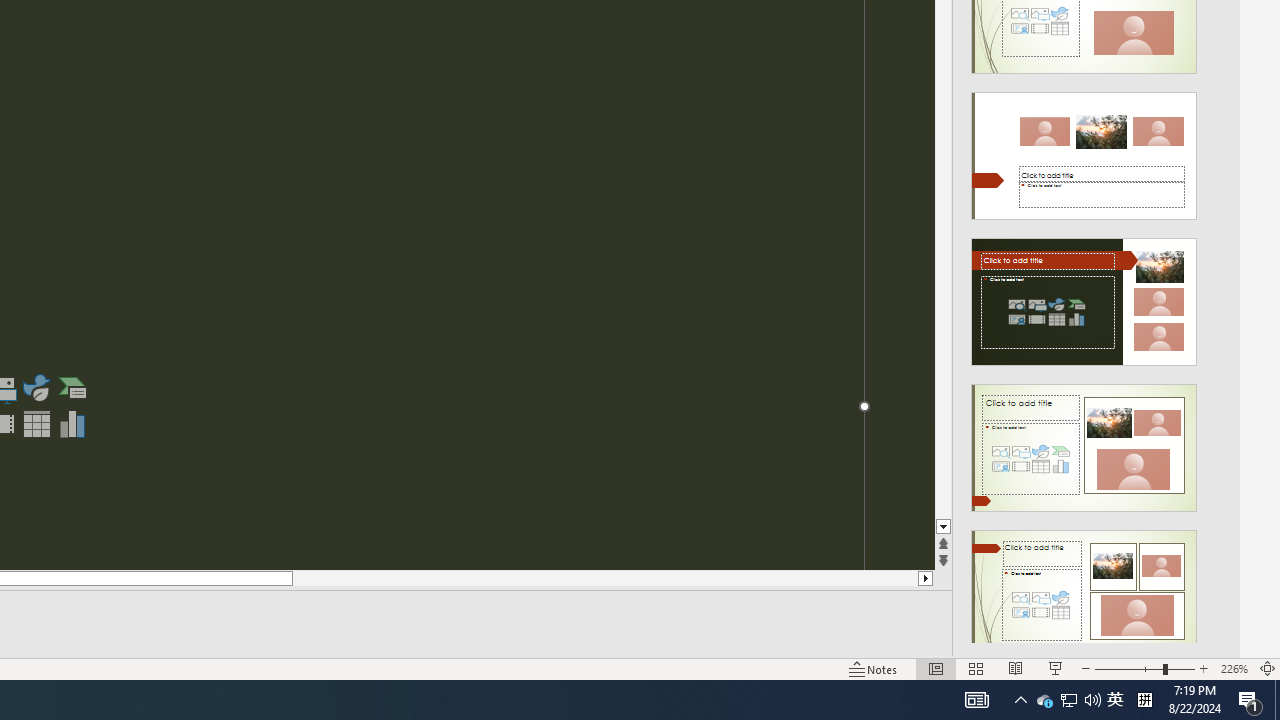  Describe the element at coordinates (73, 388) in the screenshot. I see `'Insert a SmartArt Graphic'` at that location.